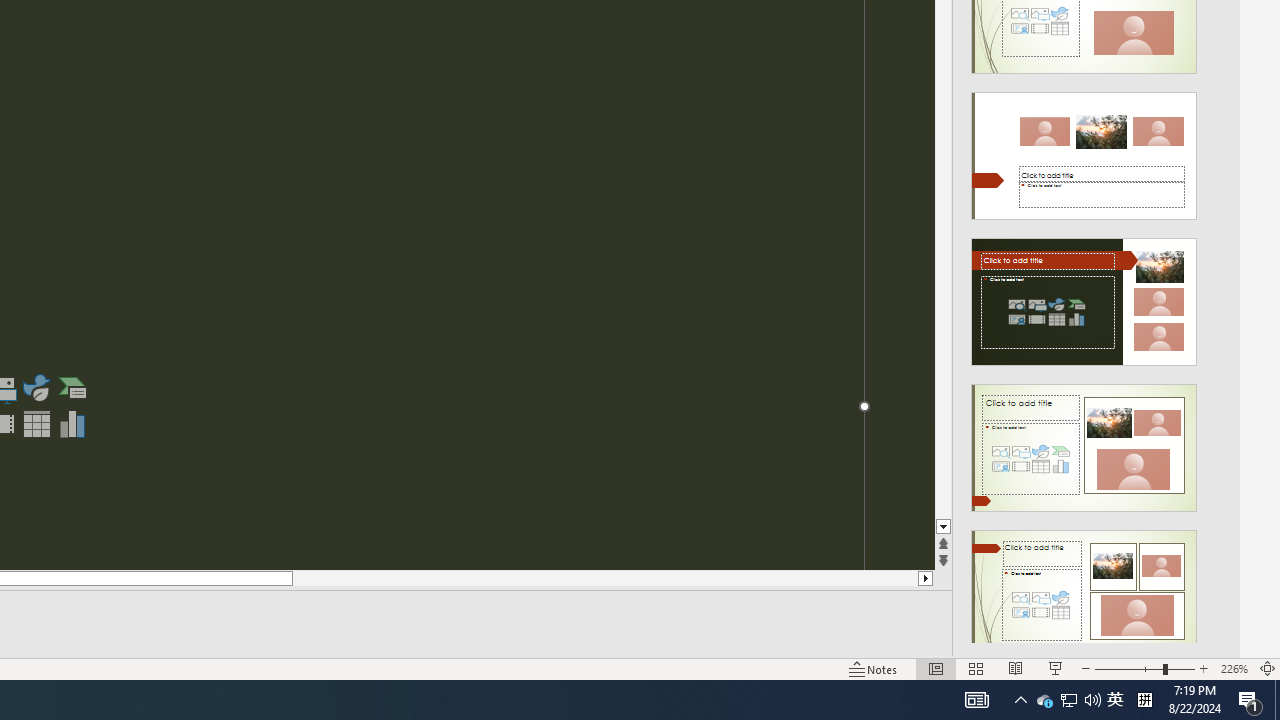  Describe the element at coordinates (73, 388) in the screenshot. I see `'Insert a SmartArt Graphic'` at that location.